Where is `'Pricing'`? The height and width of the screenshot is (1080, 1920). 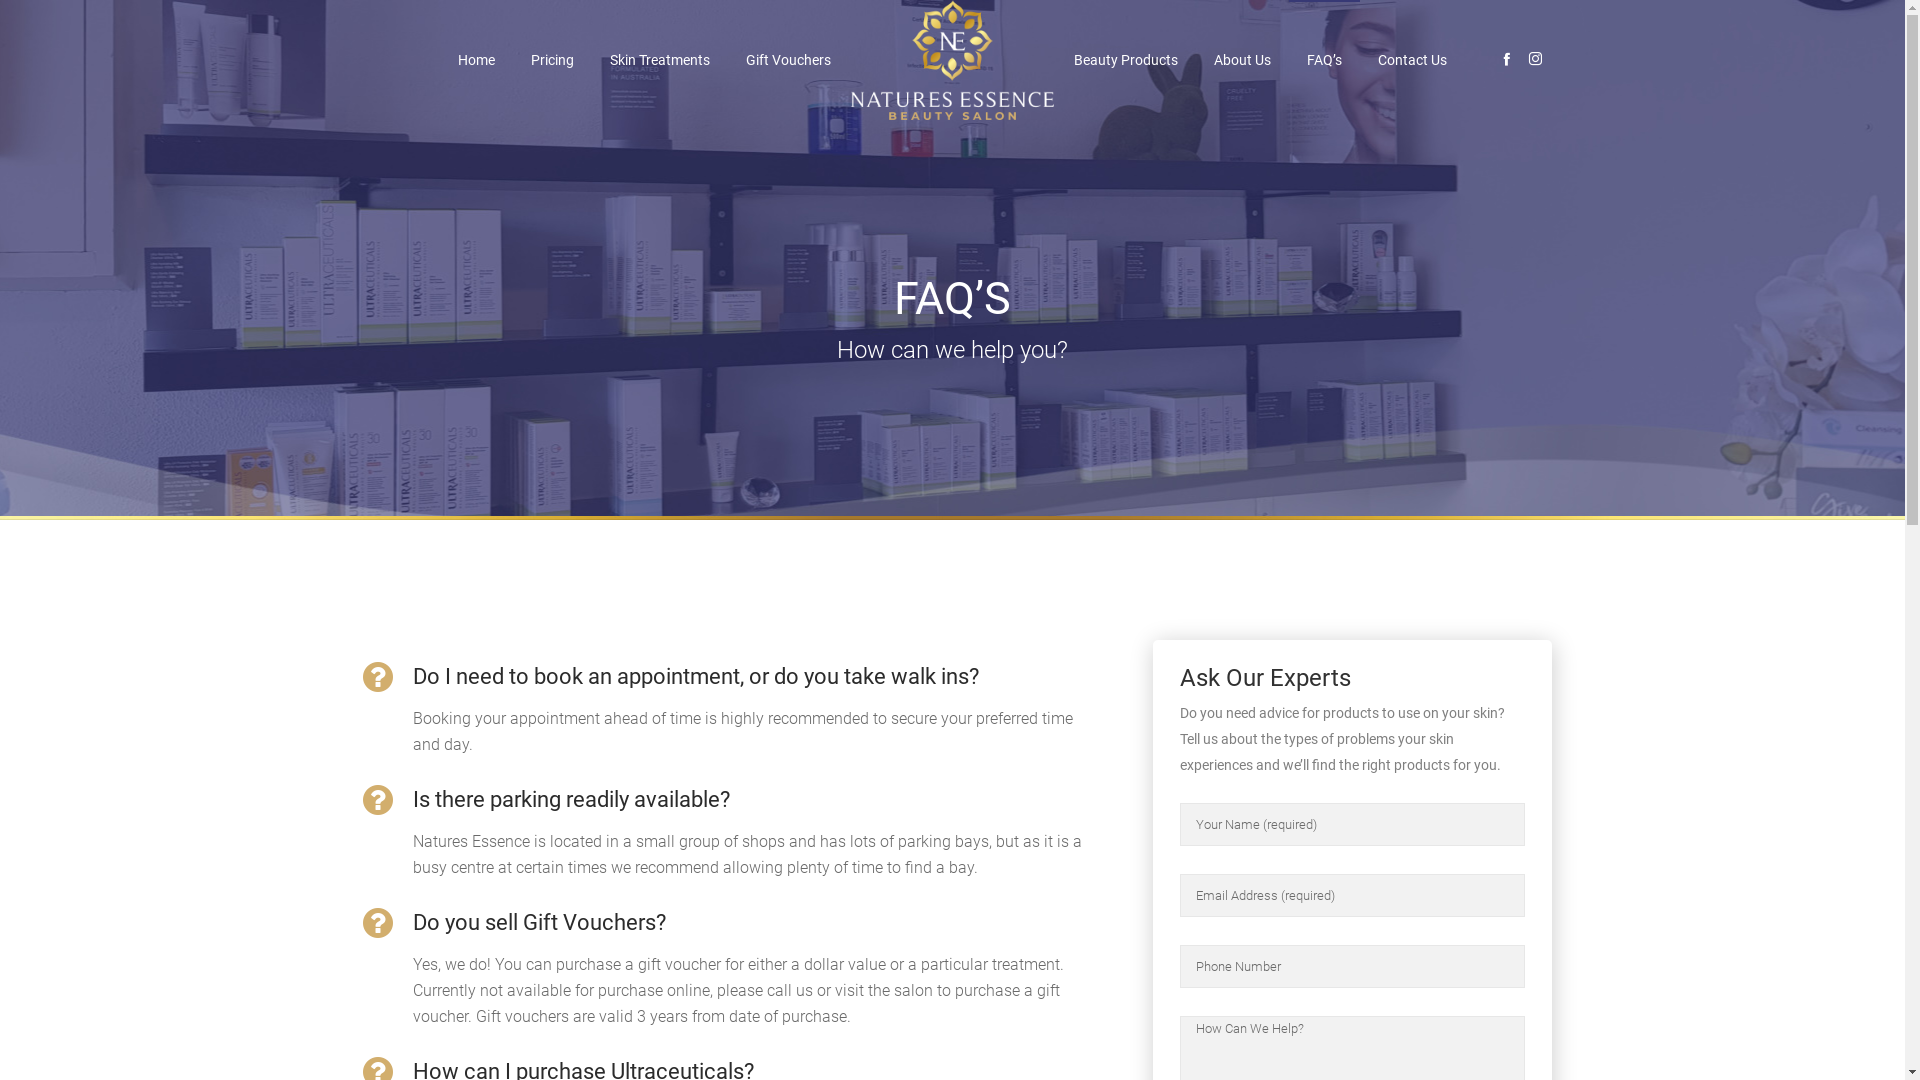 'Pricing' is located at coordinates (552, 59).